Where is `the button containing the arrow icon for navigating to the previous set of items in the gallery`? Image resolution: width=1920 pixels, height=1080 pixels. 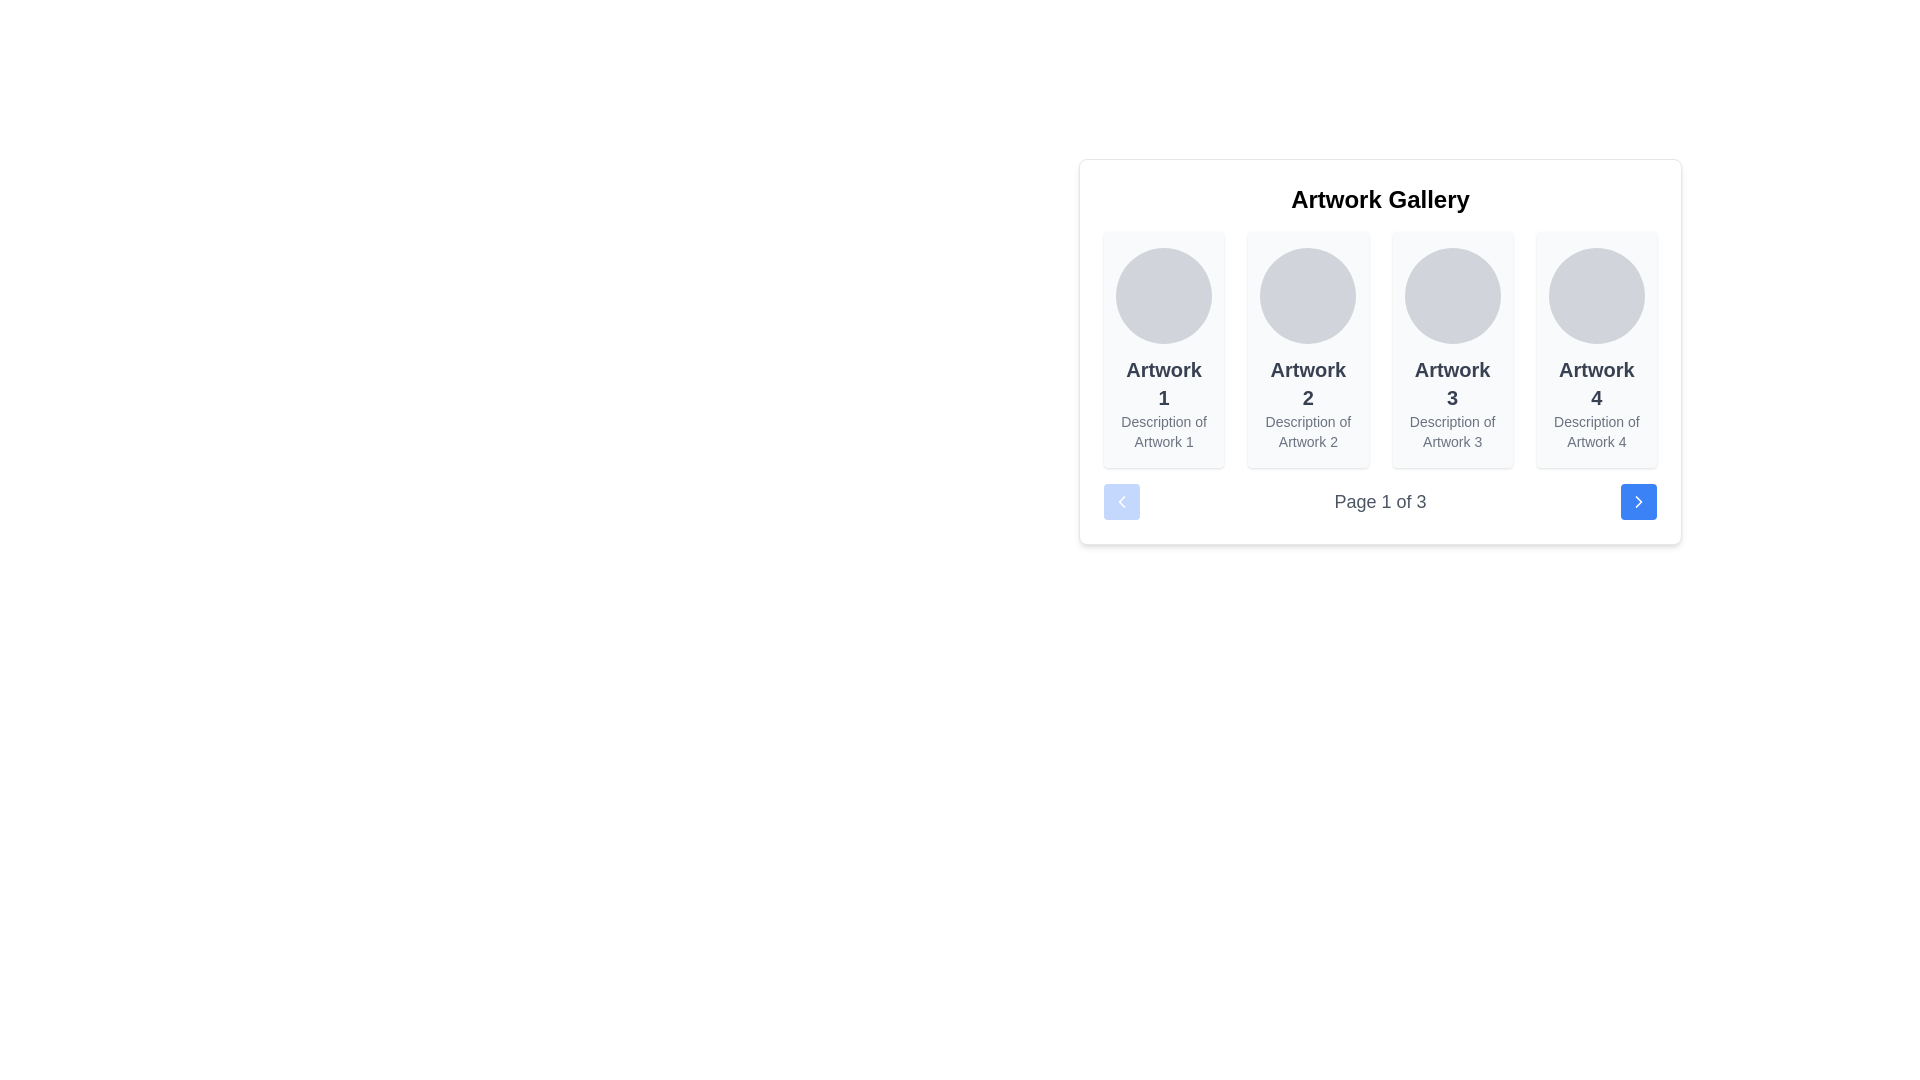
the button containing the arrow icon for navigating to the previous set of items in the gallery is located at coordinates (1122, 500).